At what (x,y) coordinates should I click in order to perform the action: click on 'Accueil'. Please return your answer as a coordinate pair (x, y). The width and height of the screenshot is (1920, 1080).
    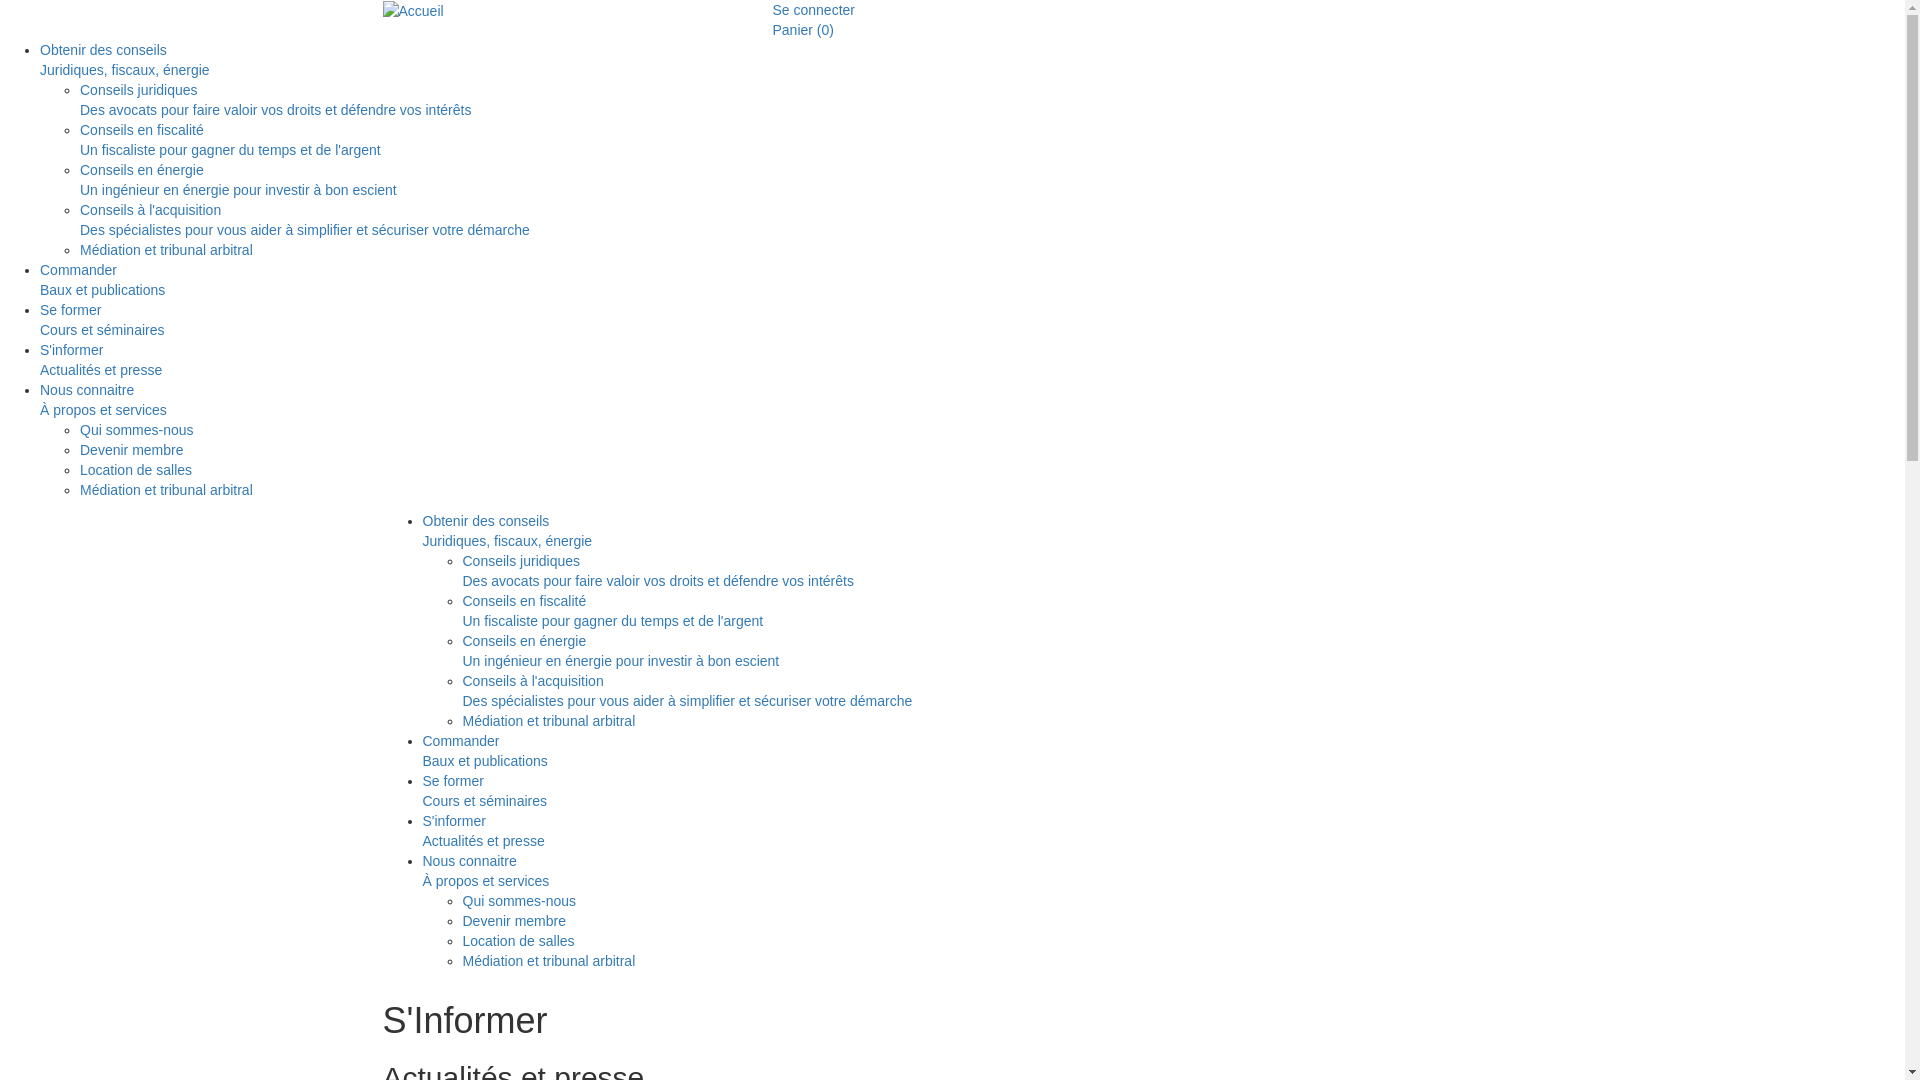
    Looking at the image, I should click on (382, 10).